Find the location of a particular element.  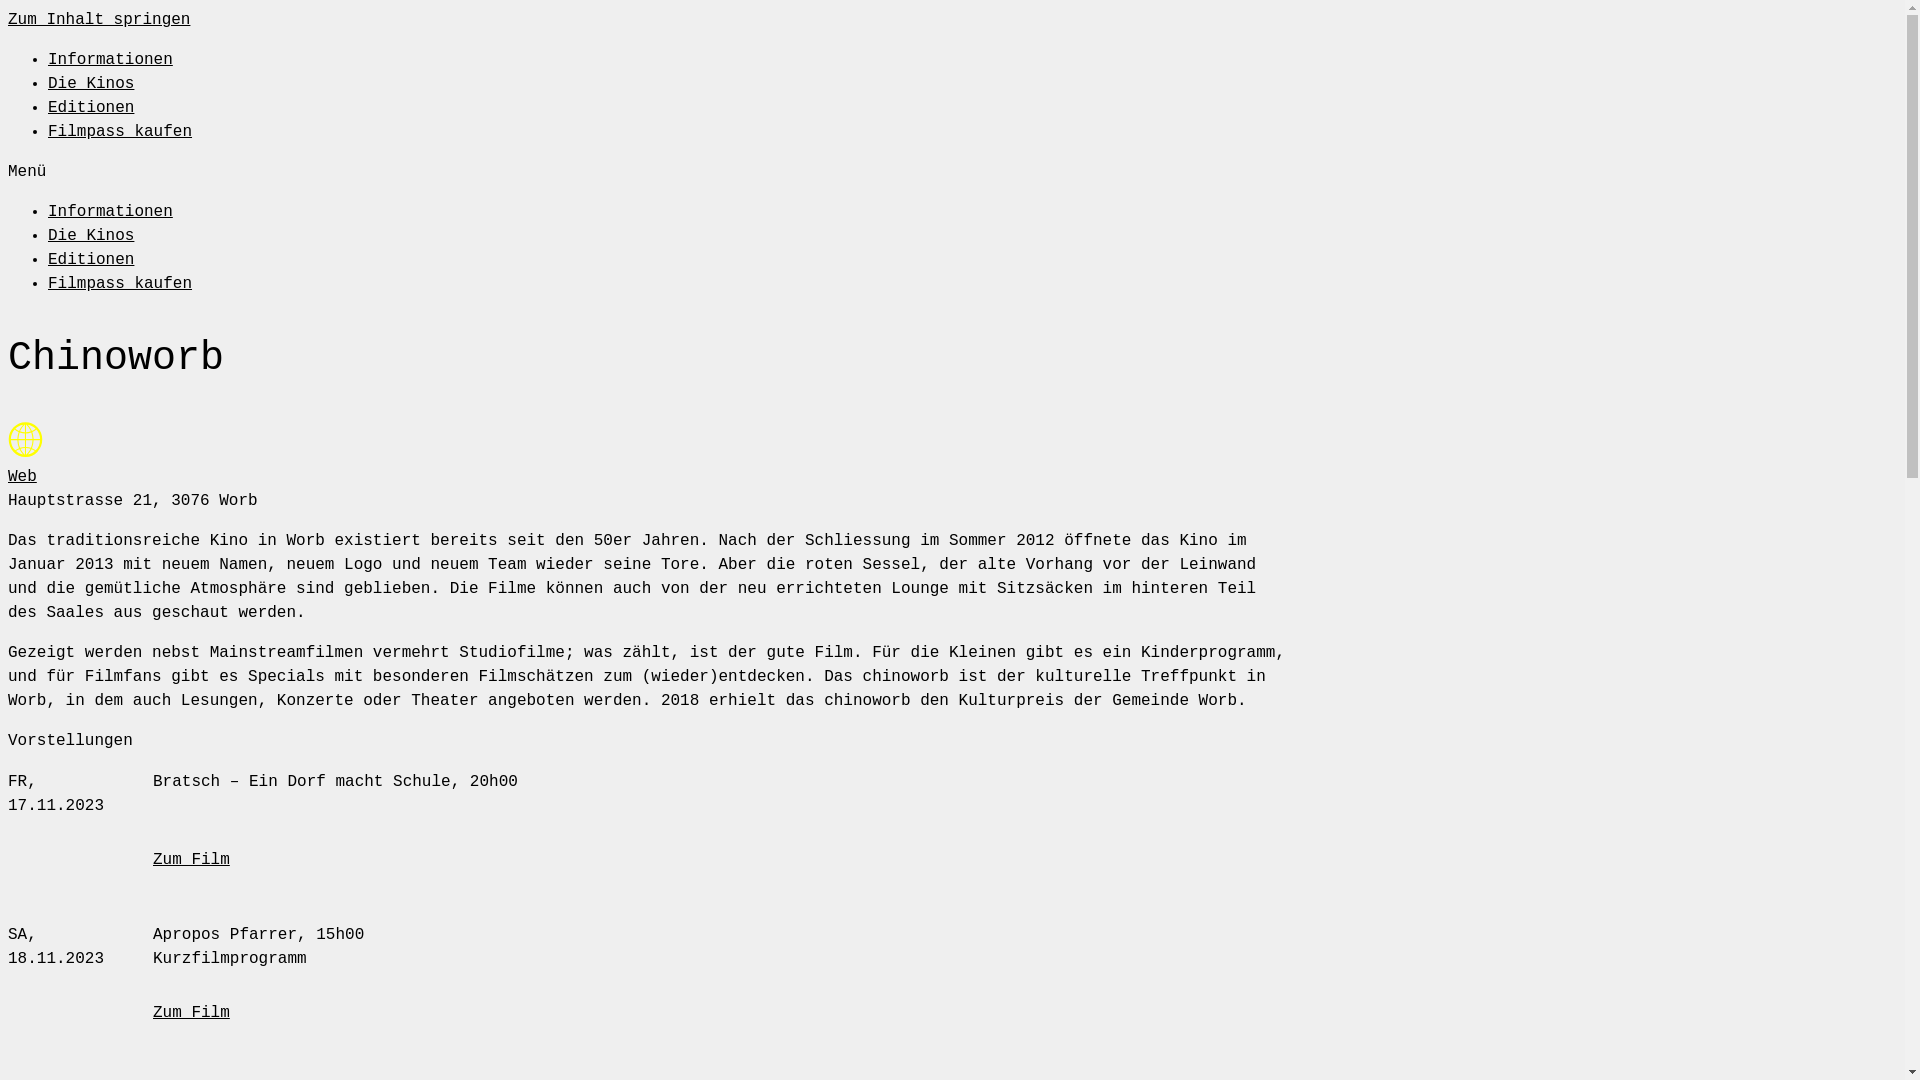

'Informationen' is located at coordinates (109, 212).